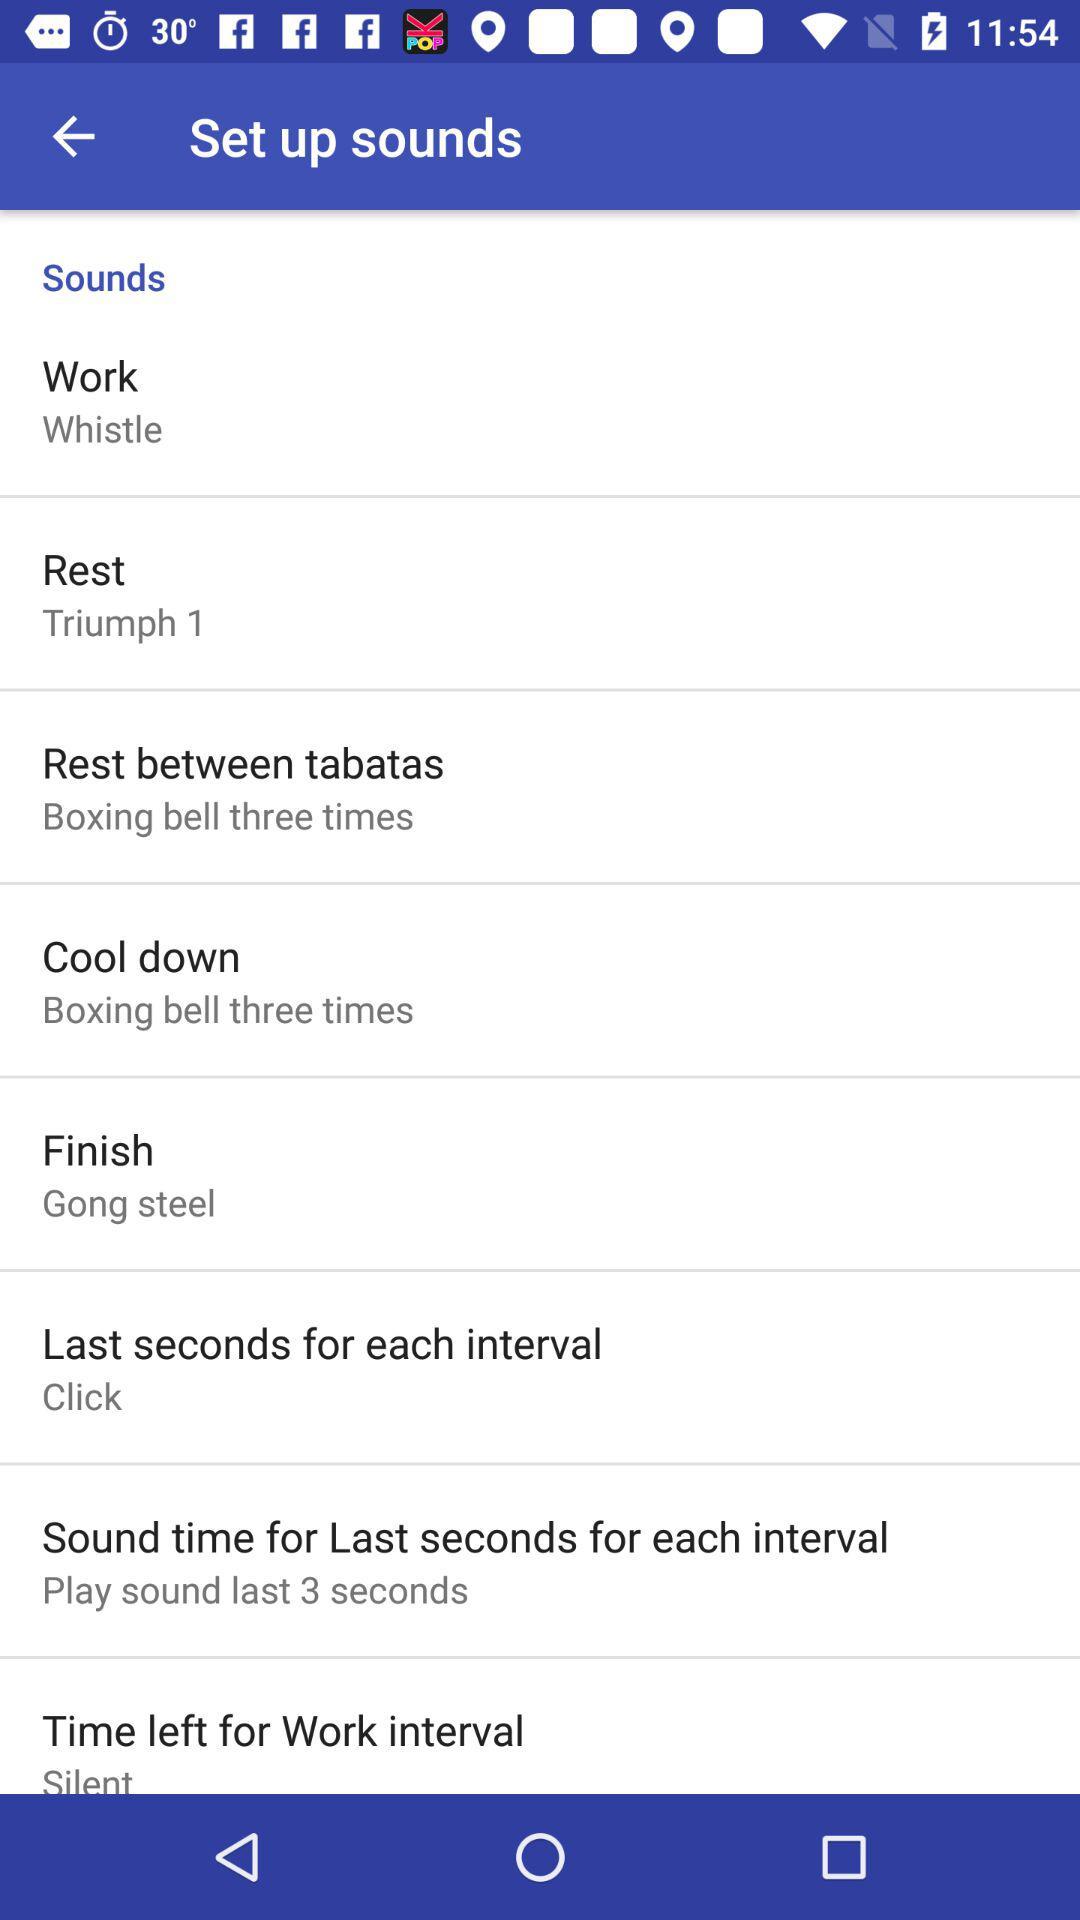  What do you see at coordinates (140, 954) in the screenshot?
I see `cool down icon` at bounding box center [140, 954].